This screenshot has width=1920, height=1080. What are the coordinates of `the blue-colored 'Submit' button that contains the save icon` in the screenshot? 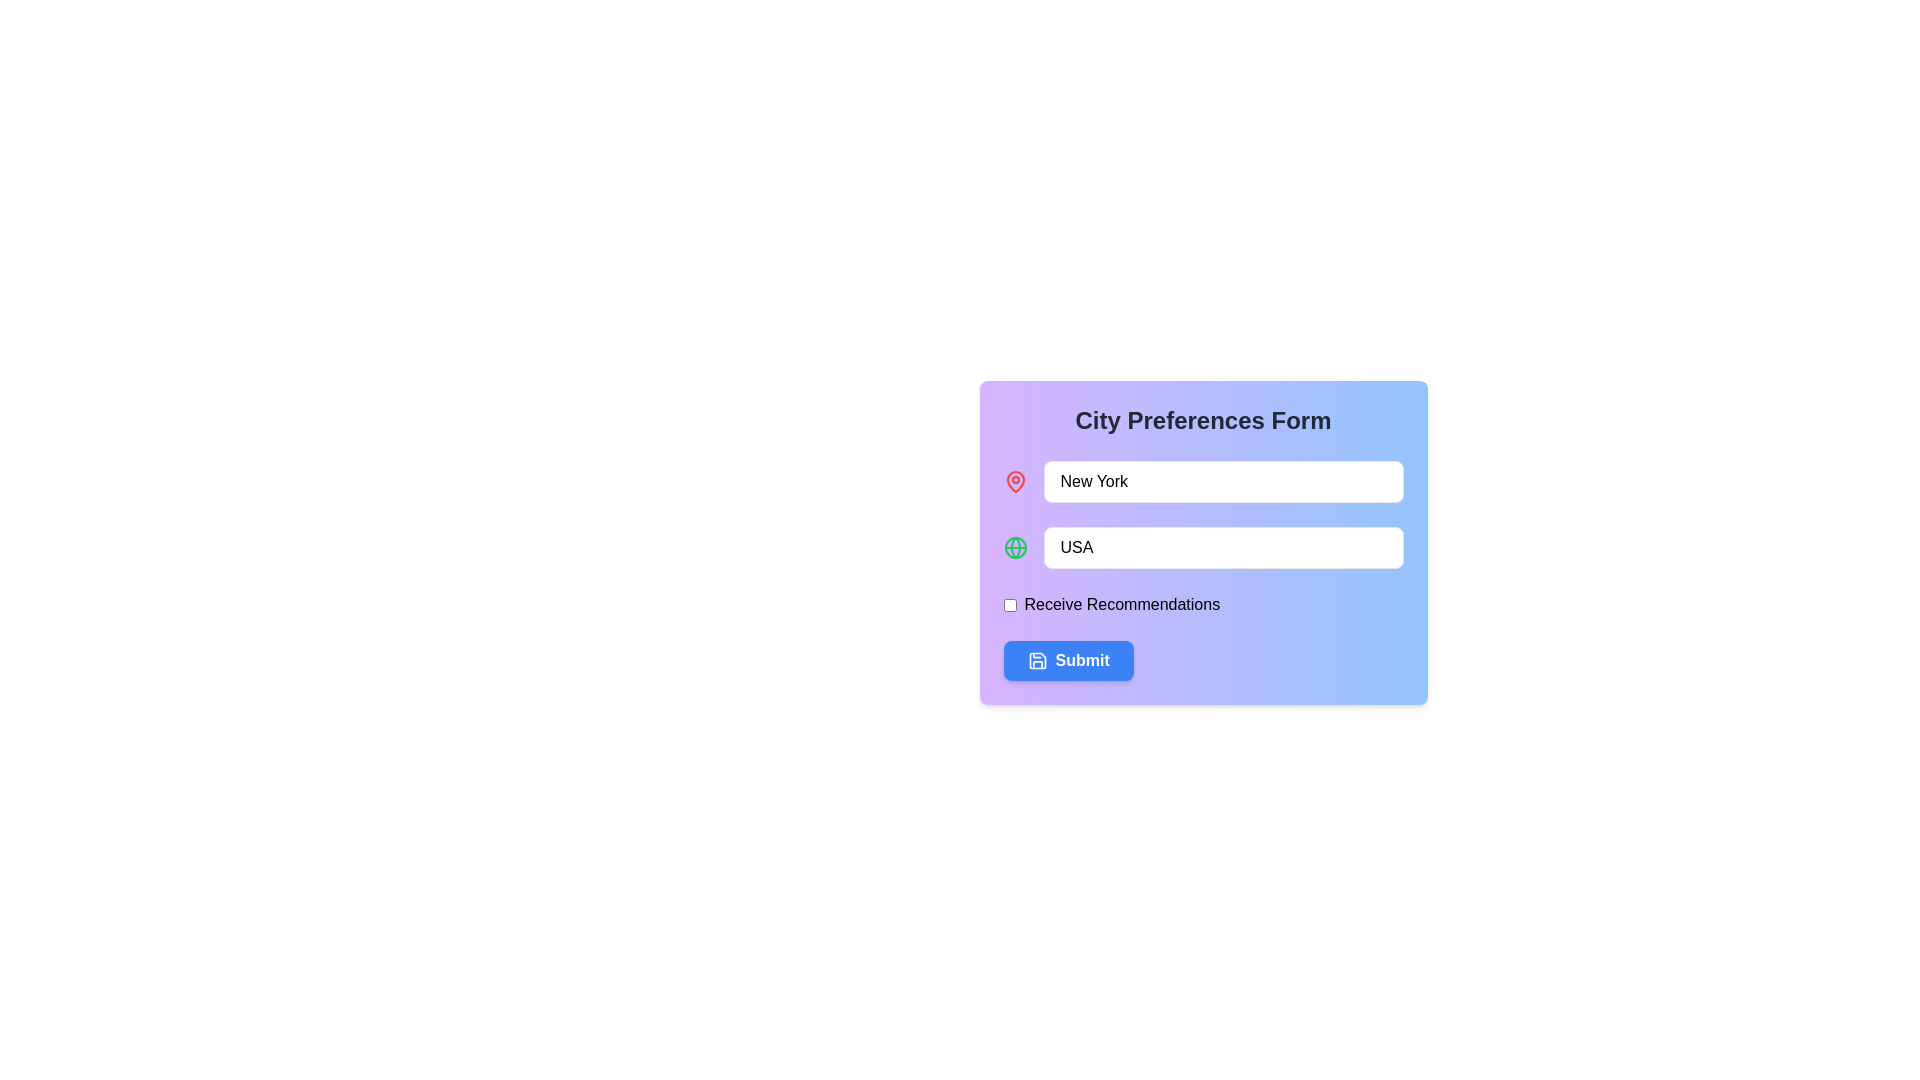 It's located at (1037, 660).